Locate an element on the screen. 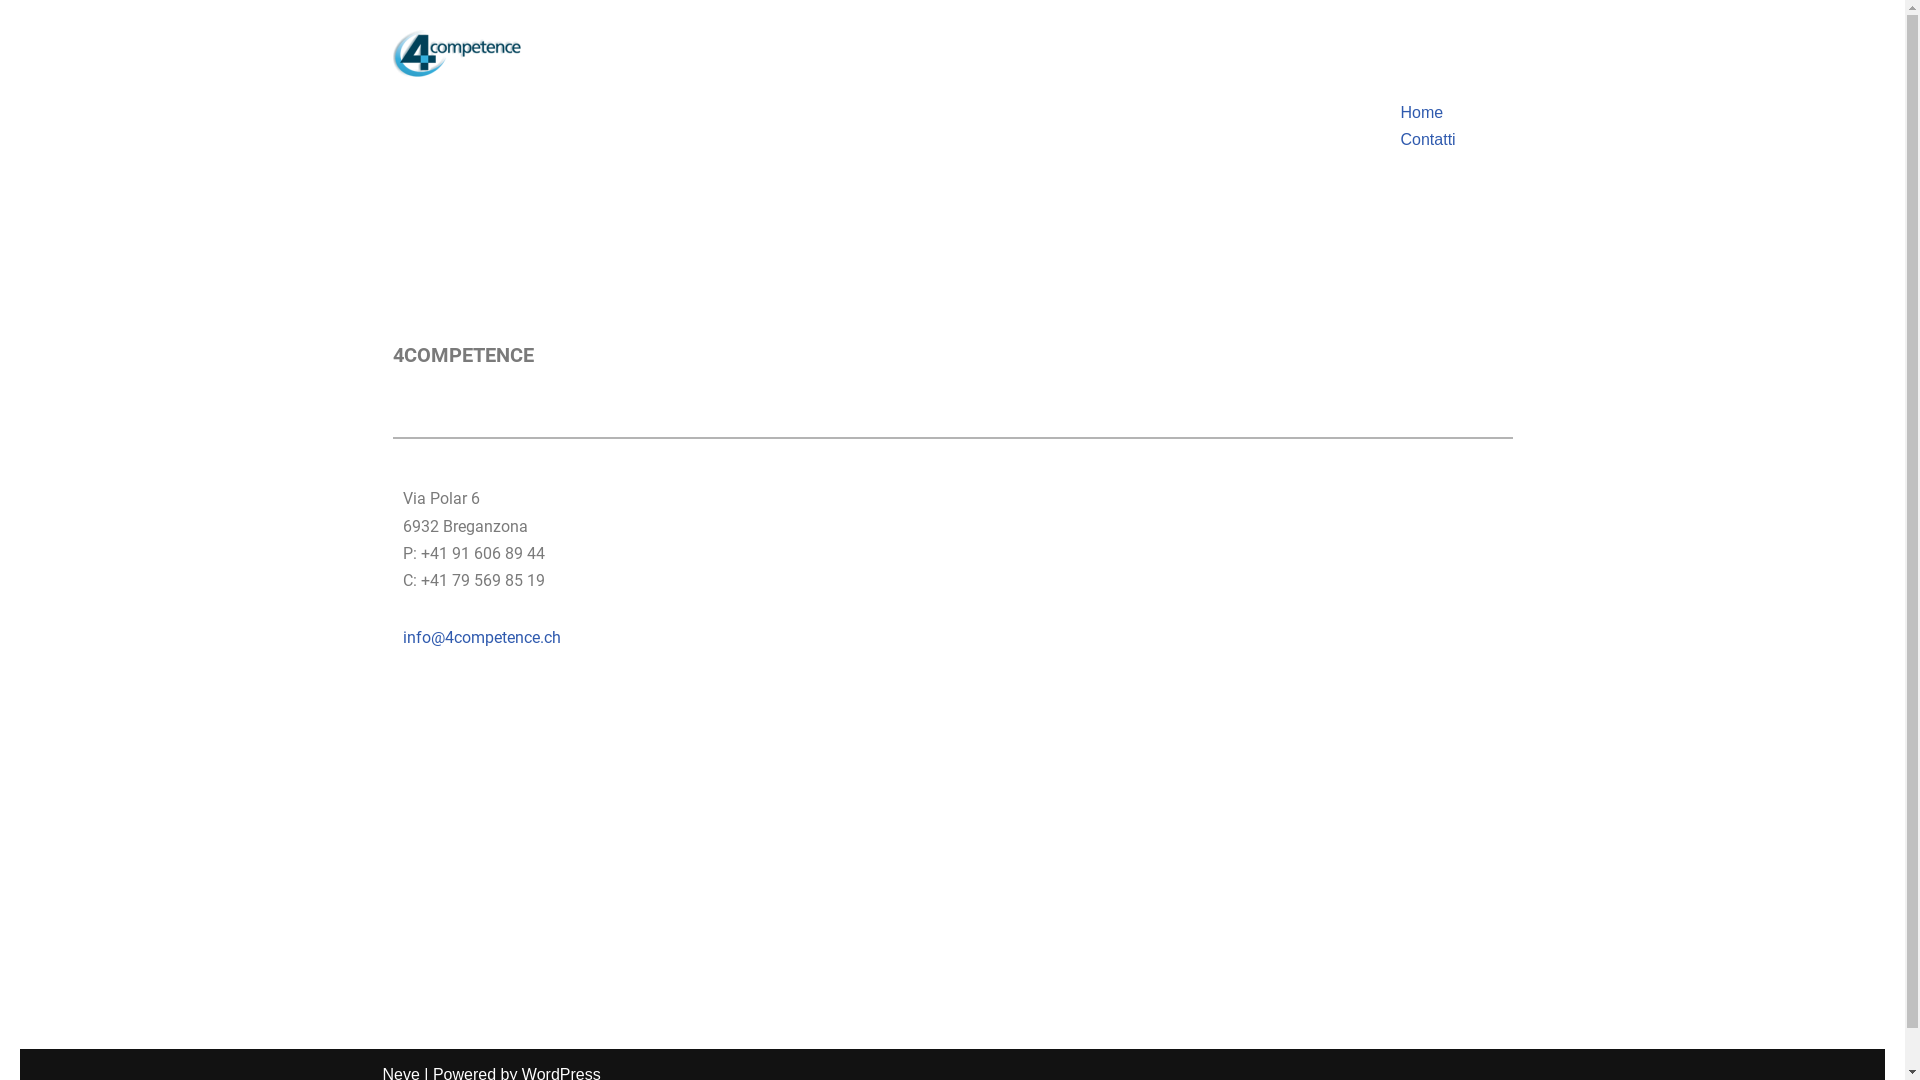 This screenshot has height=1080, width=1920. 'logo' is located at coordinates (392, 53).